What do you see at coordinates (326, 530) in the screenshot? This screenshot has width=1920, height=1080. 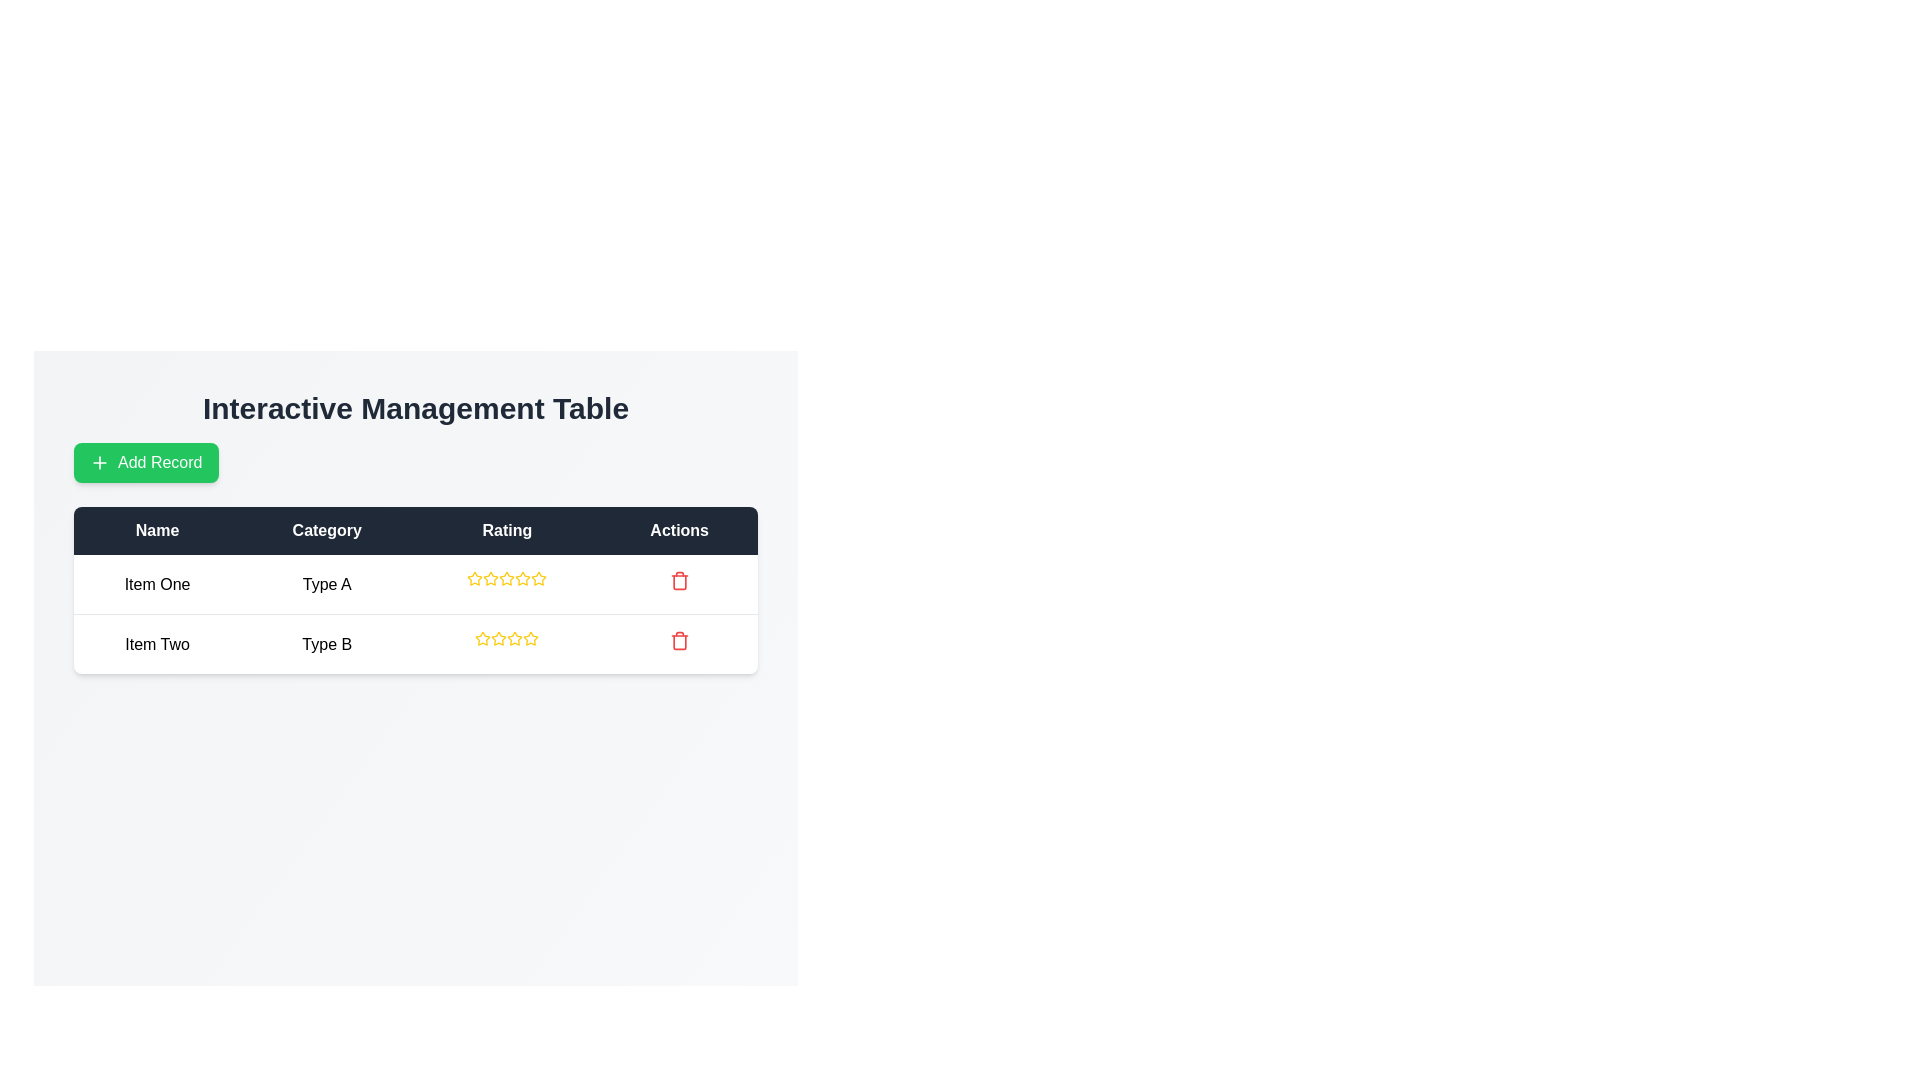 I see `the header cell for the 'Category' column in the Interactive Management Table to sort the data by category` at bounding box center [326, 530].